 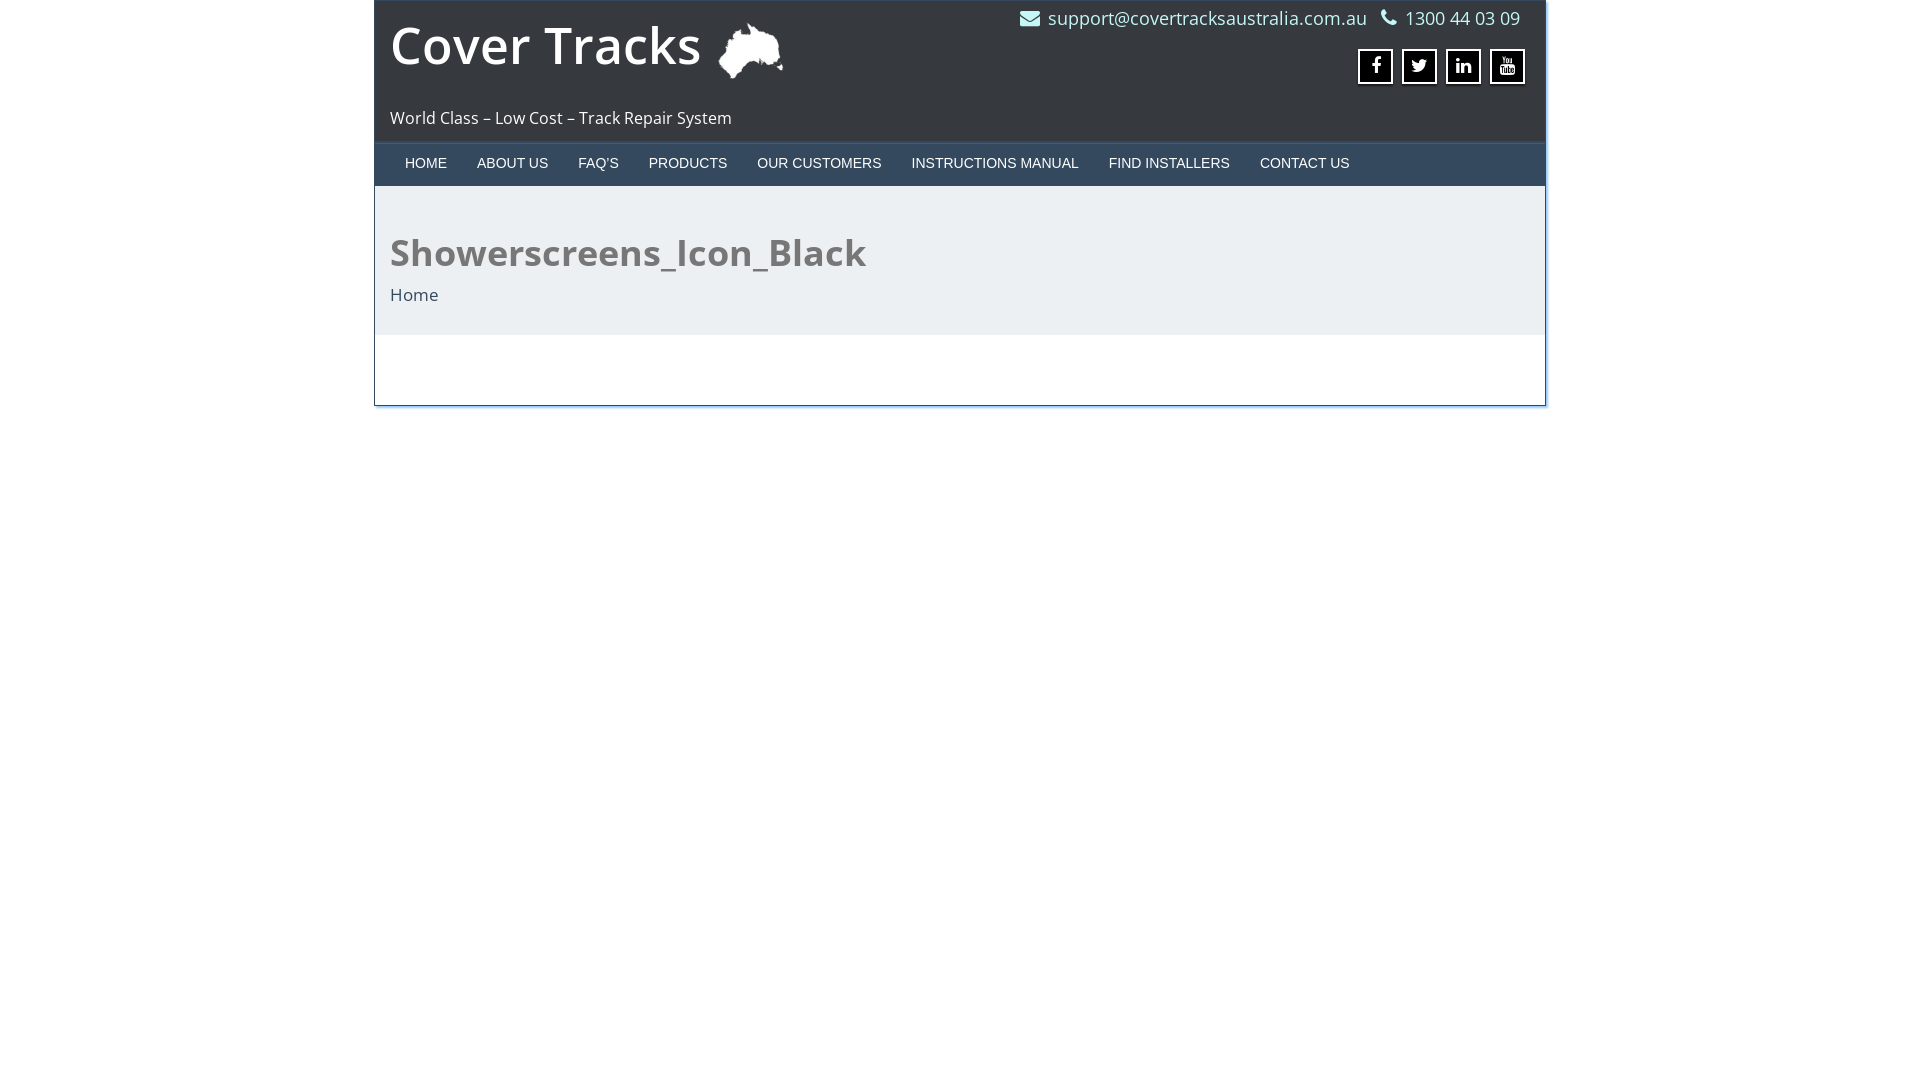 What do you see at coordinates (688, 161) in the screenshot?
I see `'PRODUCTS'` at bounding box center [688, 161].